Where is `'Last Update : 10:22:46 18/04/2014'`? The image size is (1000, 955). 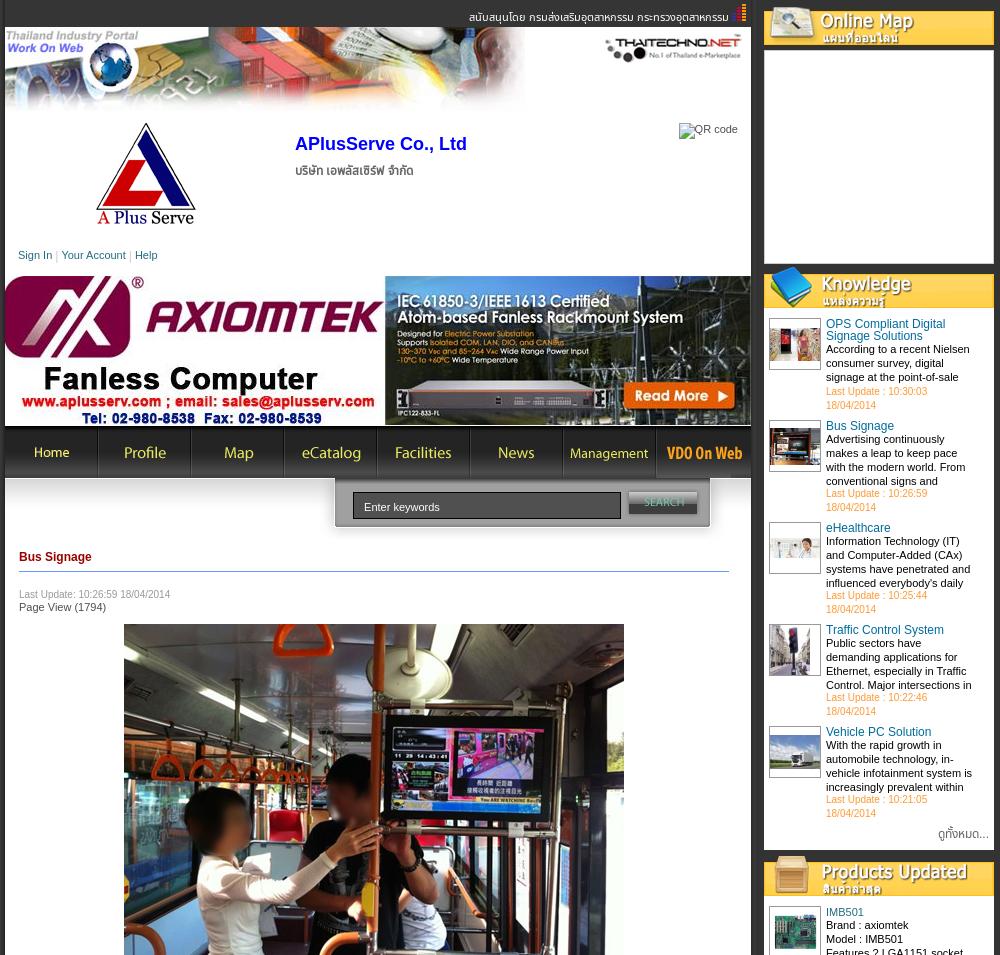
'Last Update : 10:22:46 18/04/2014' is located at coordinates (876, 703).